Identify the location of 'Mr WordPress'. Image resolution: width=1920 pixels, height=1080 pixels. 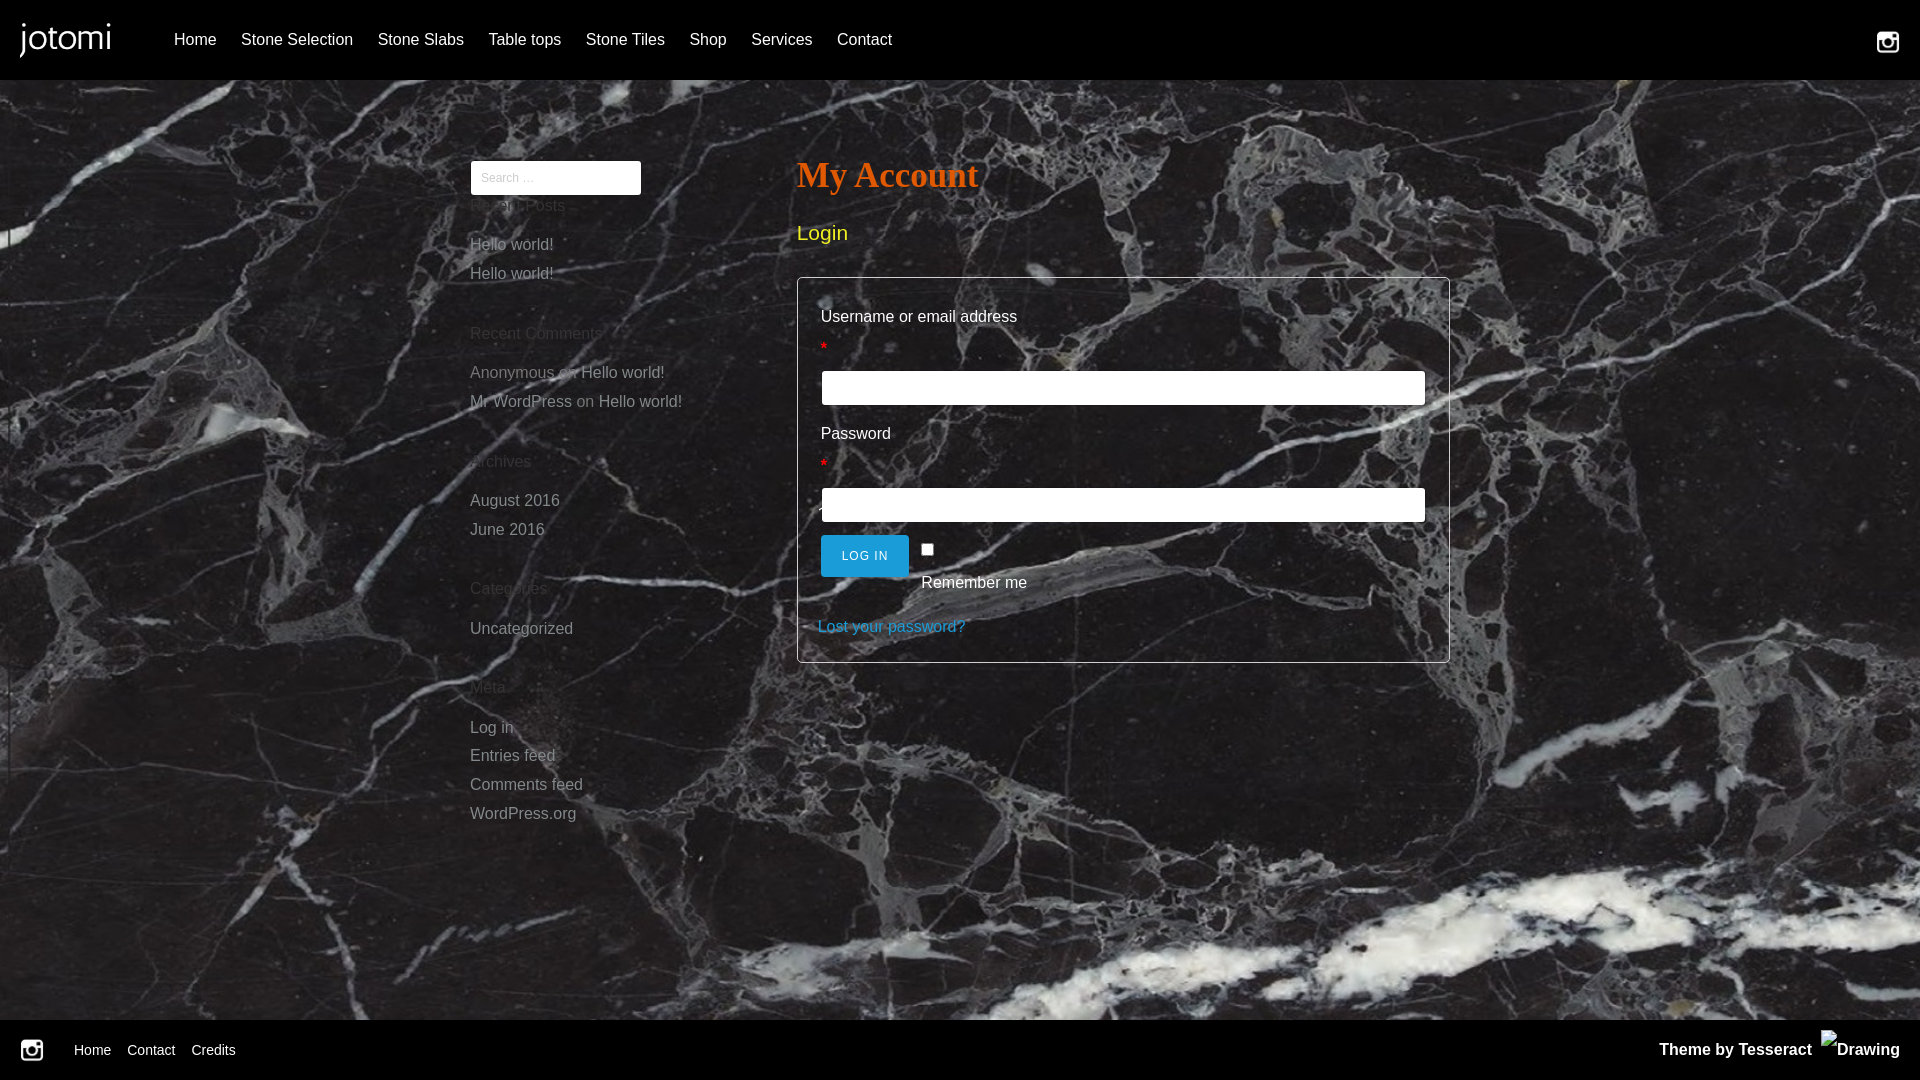
(521, 401).